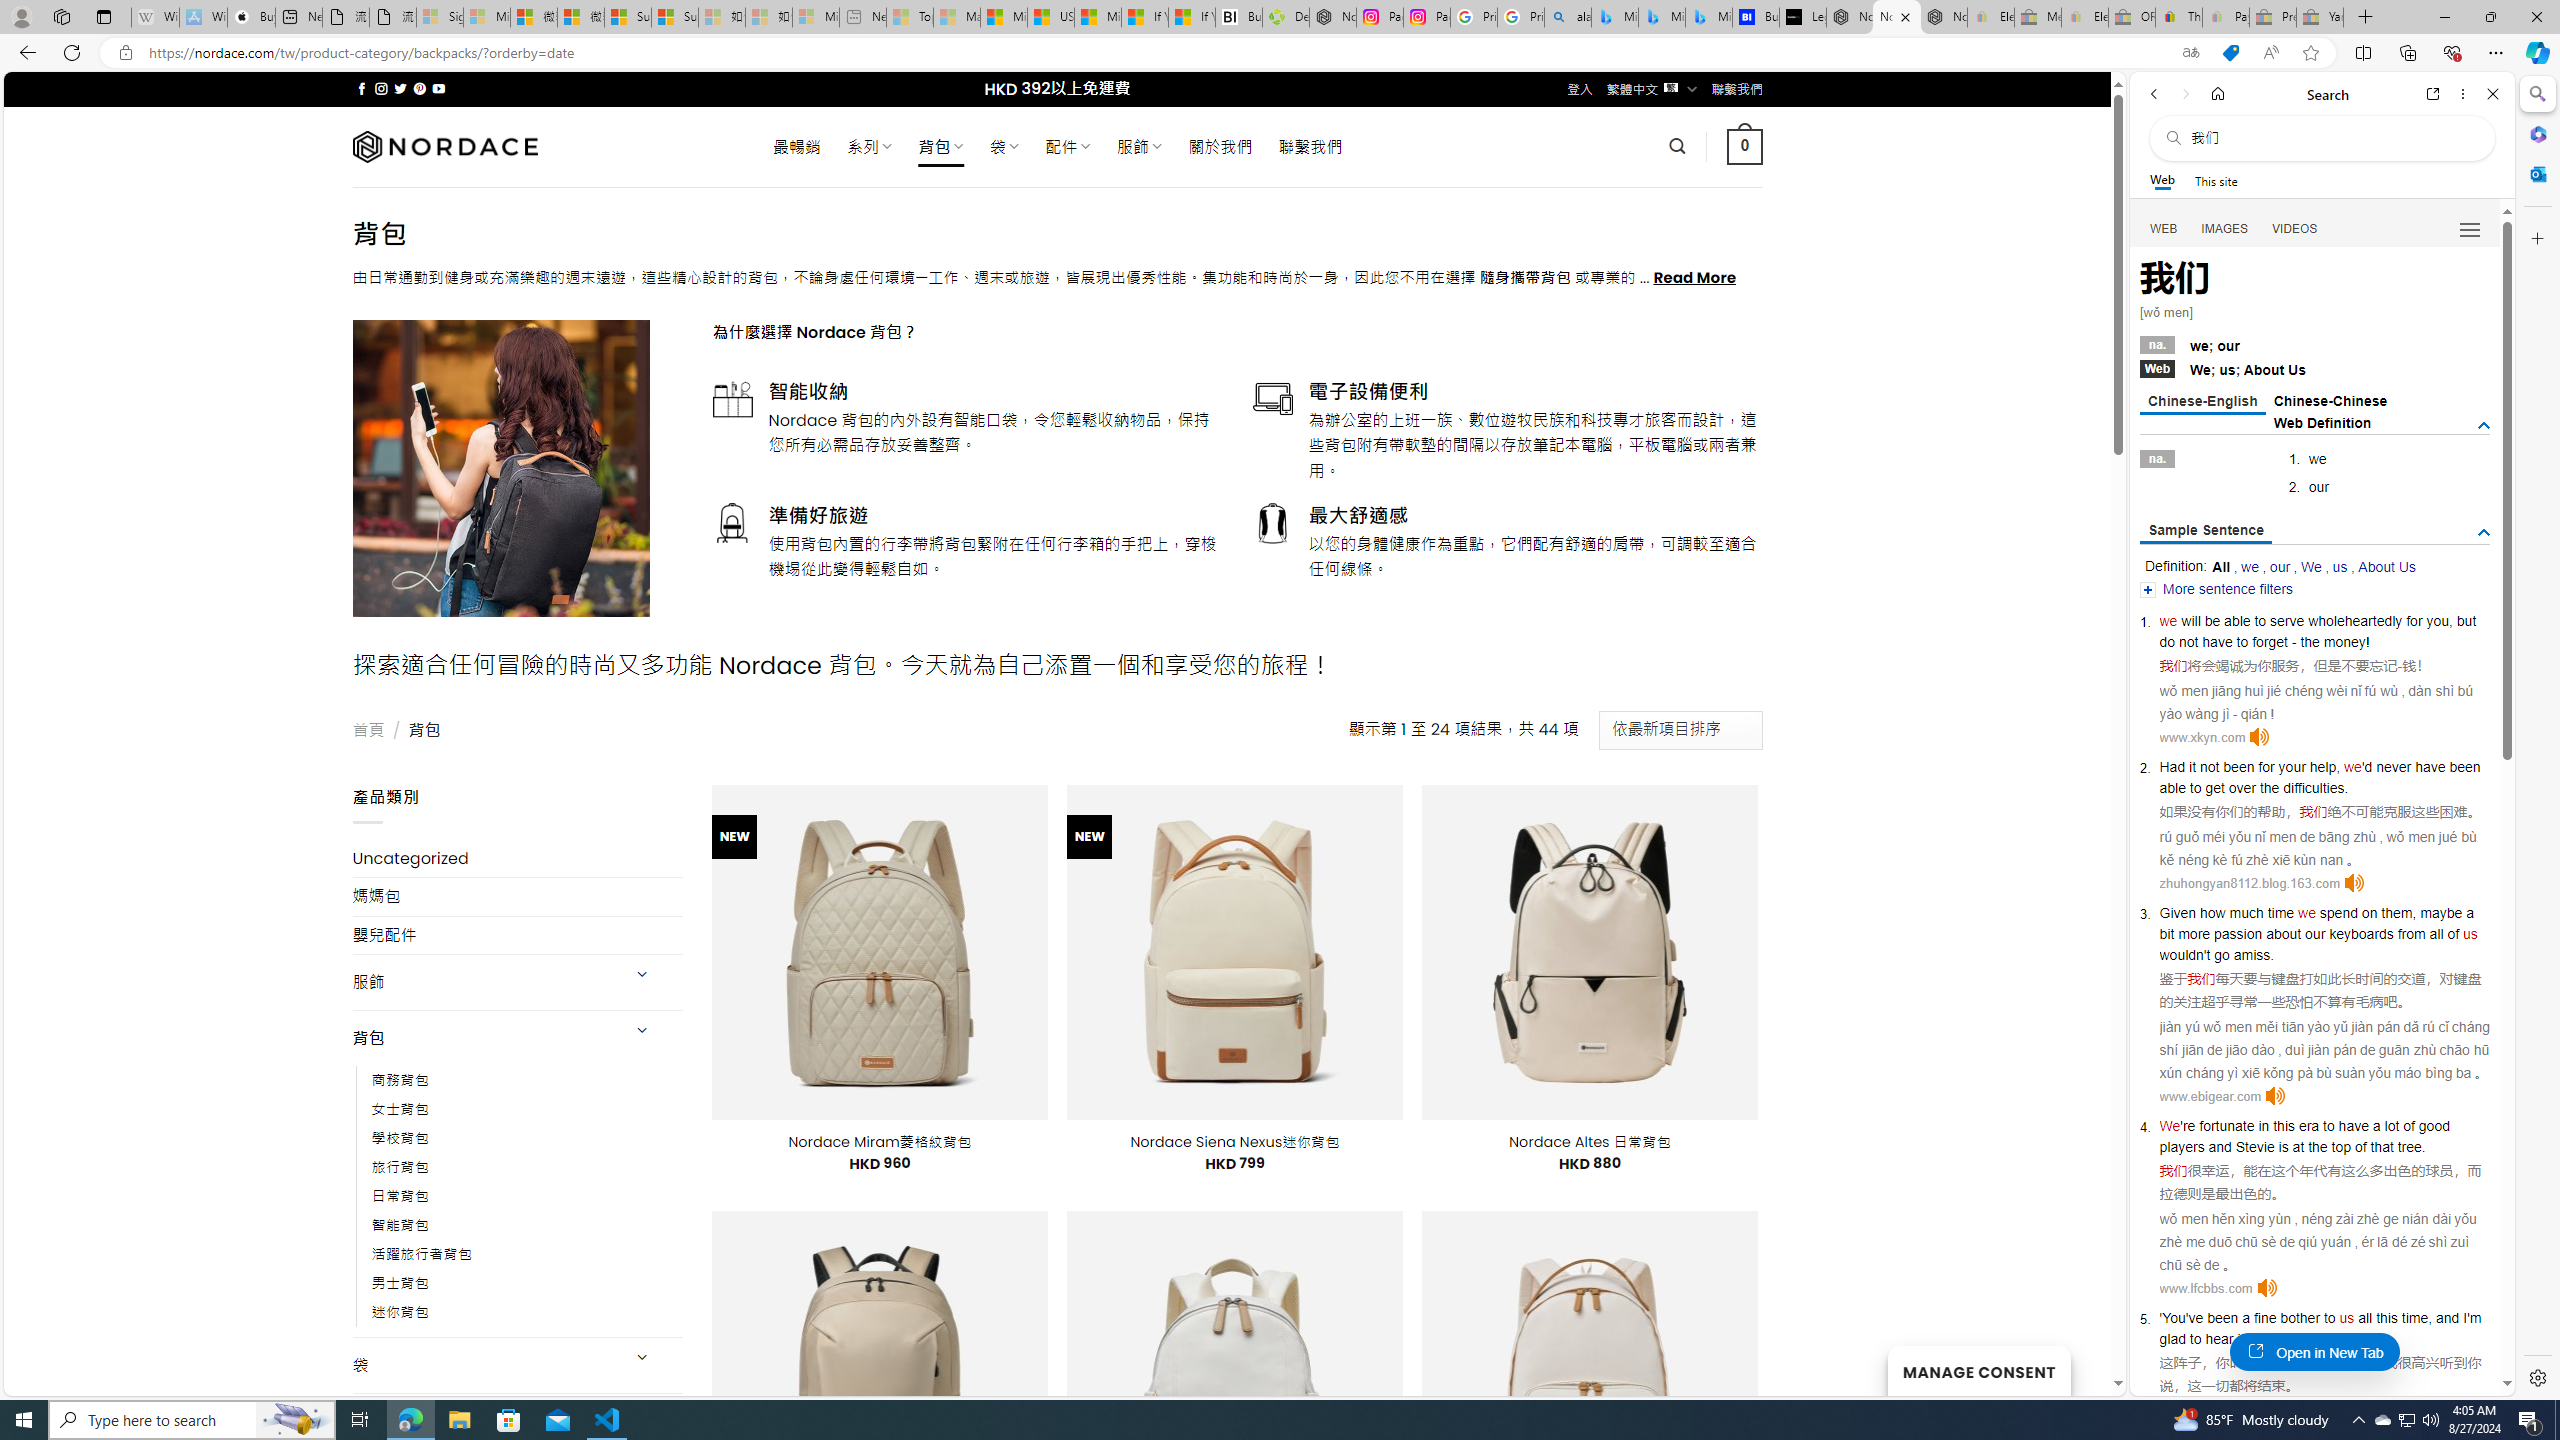 This screenshot has height=1440, width=2560. Describe the element at coordinates (2214, 180) in the screenshot. I see `'This site scope'` at that location.